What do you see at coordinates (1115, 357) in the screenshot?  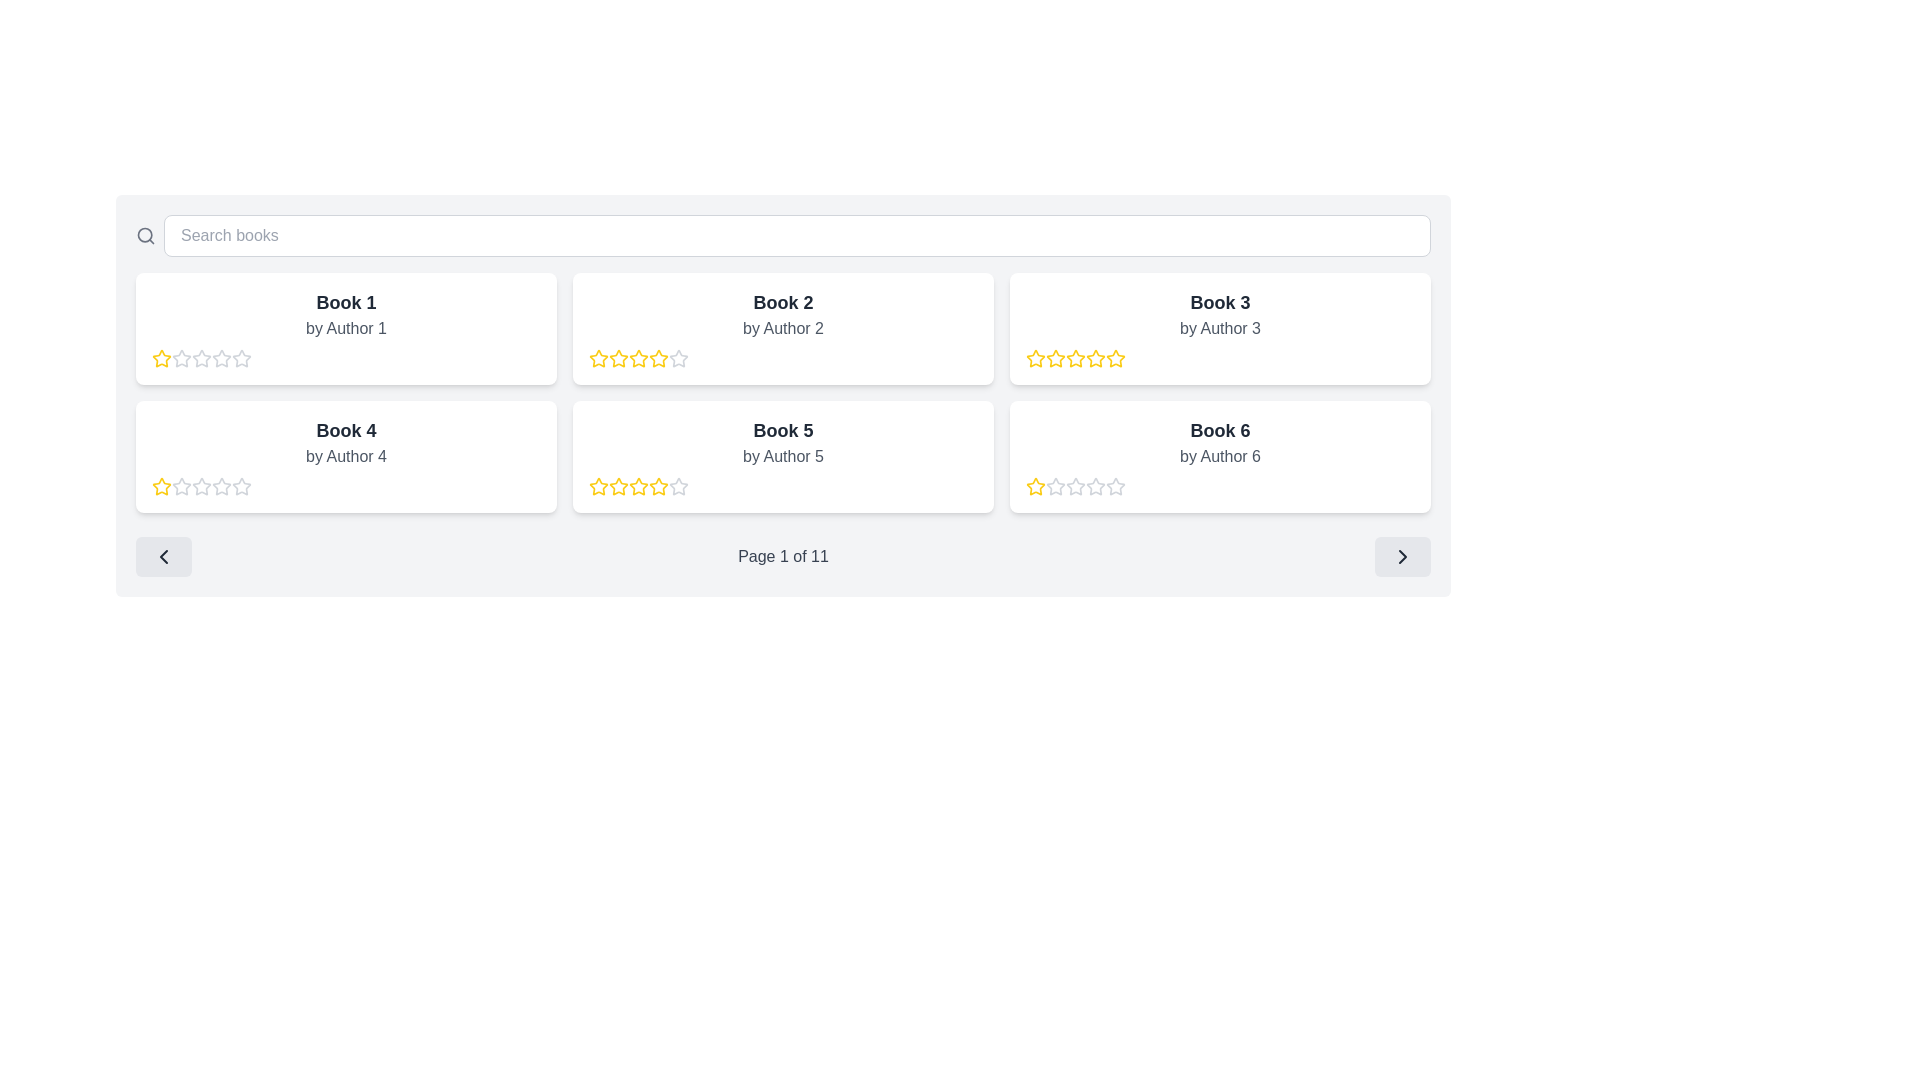 I see `the fifth yellow star icon for rating associated with 'Book 3', which is outlined in black and positioned below the book's title and author information` at bounding box center [1115, 357].